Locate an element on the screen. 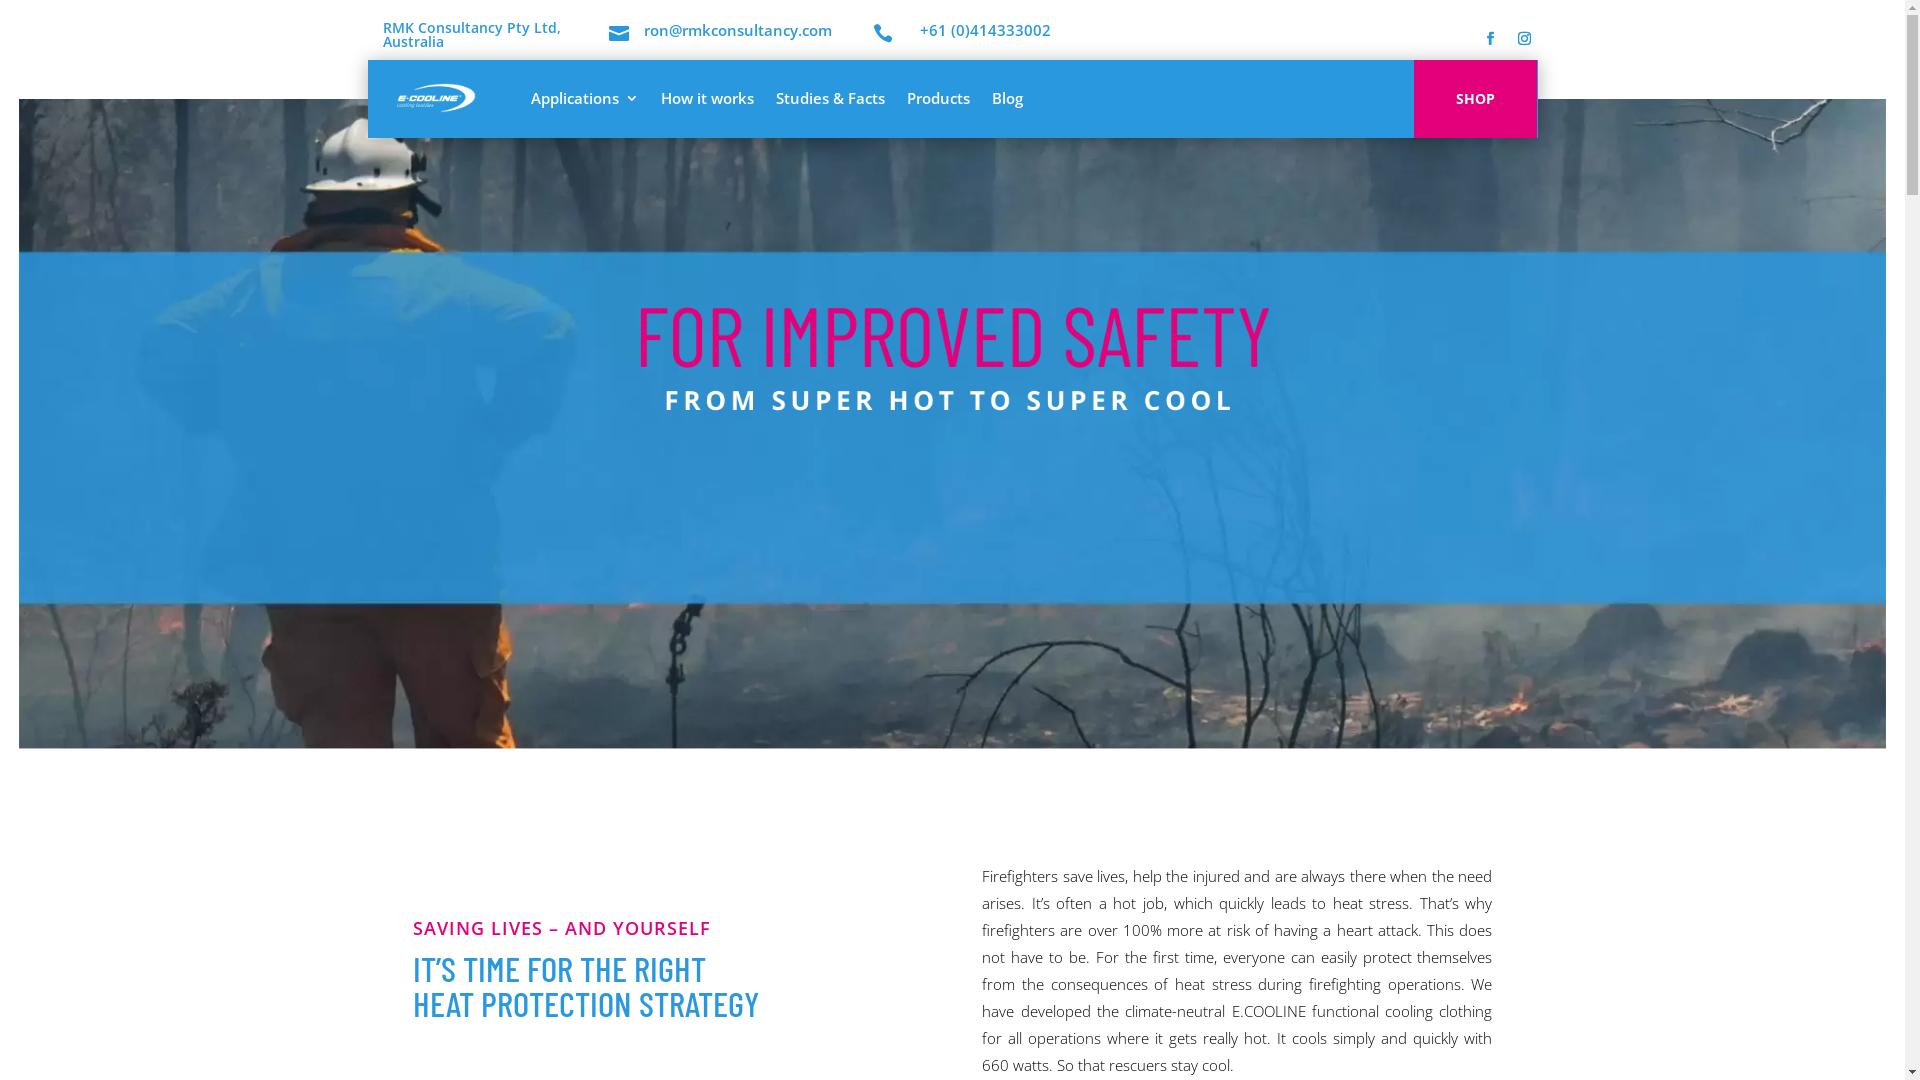 This screenshot has width=1920, height=1080. 'Products' is located at coordinates (936, 97).